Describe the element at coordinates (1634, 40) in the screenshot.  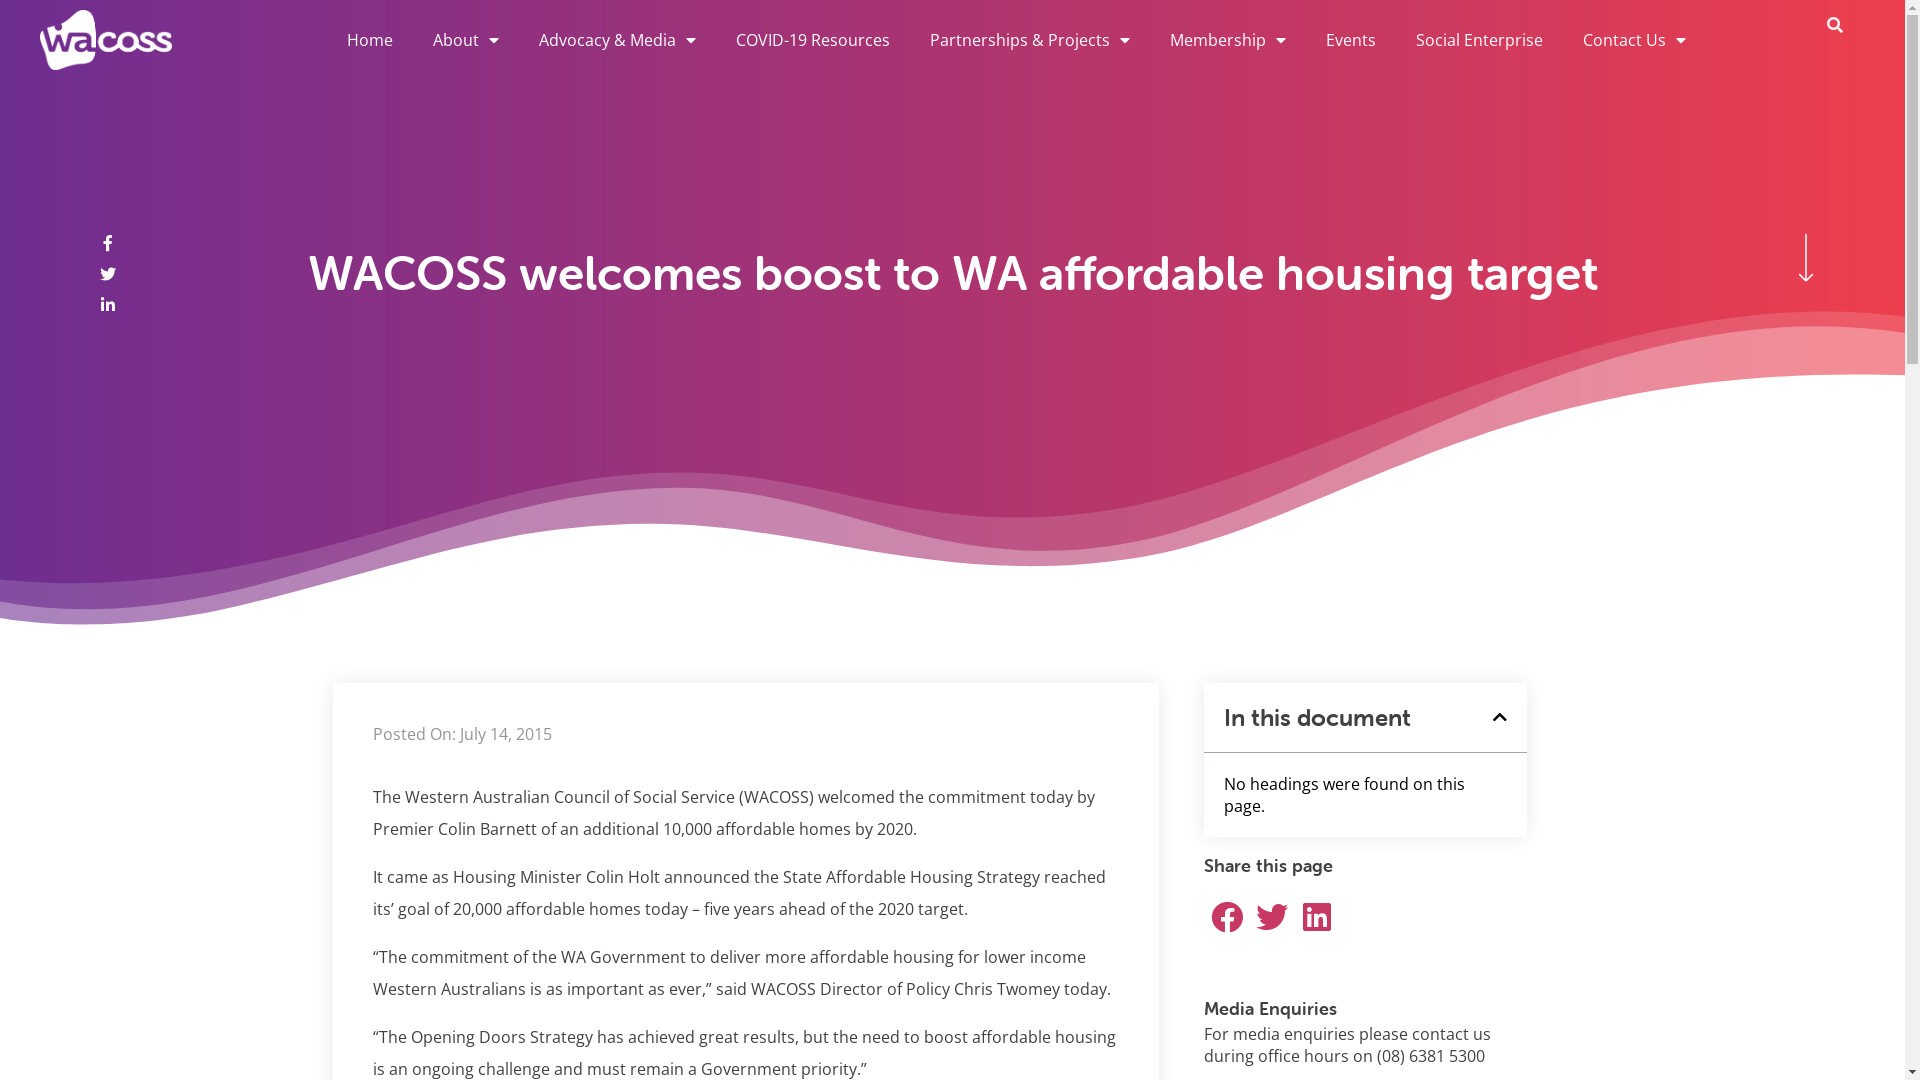
I see `'Contact Us'` at that location.